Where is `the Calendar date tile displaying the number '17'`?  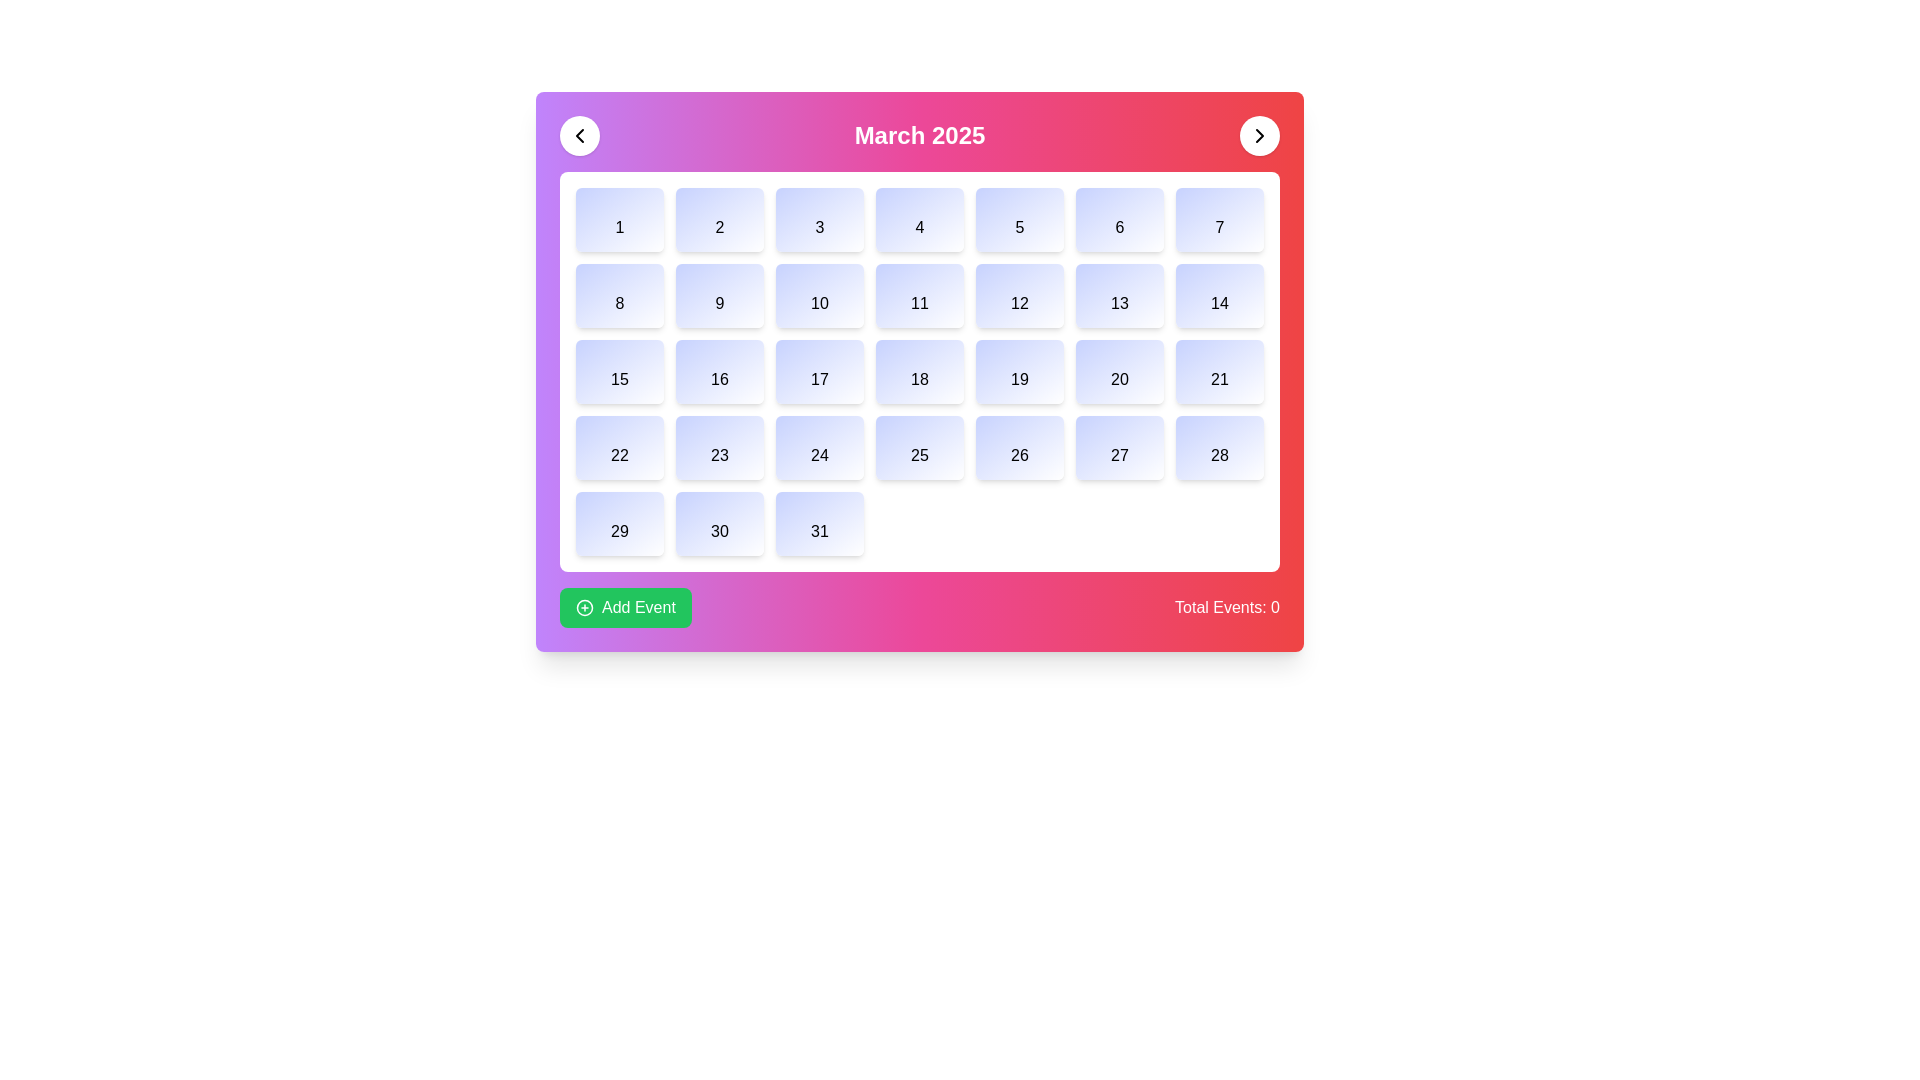
the Calendar date tile displaying the number '17' is located at coordinates (820, 371).